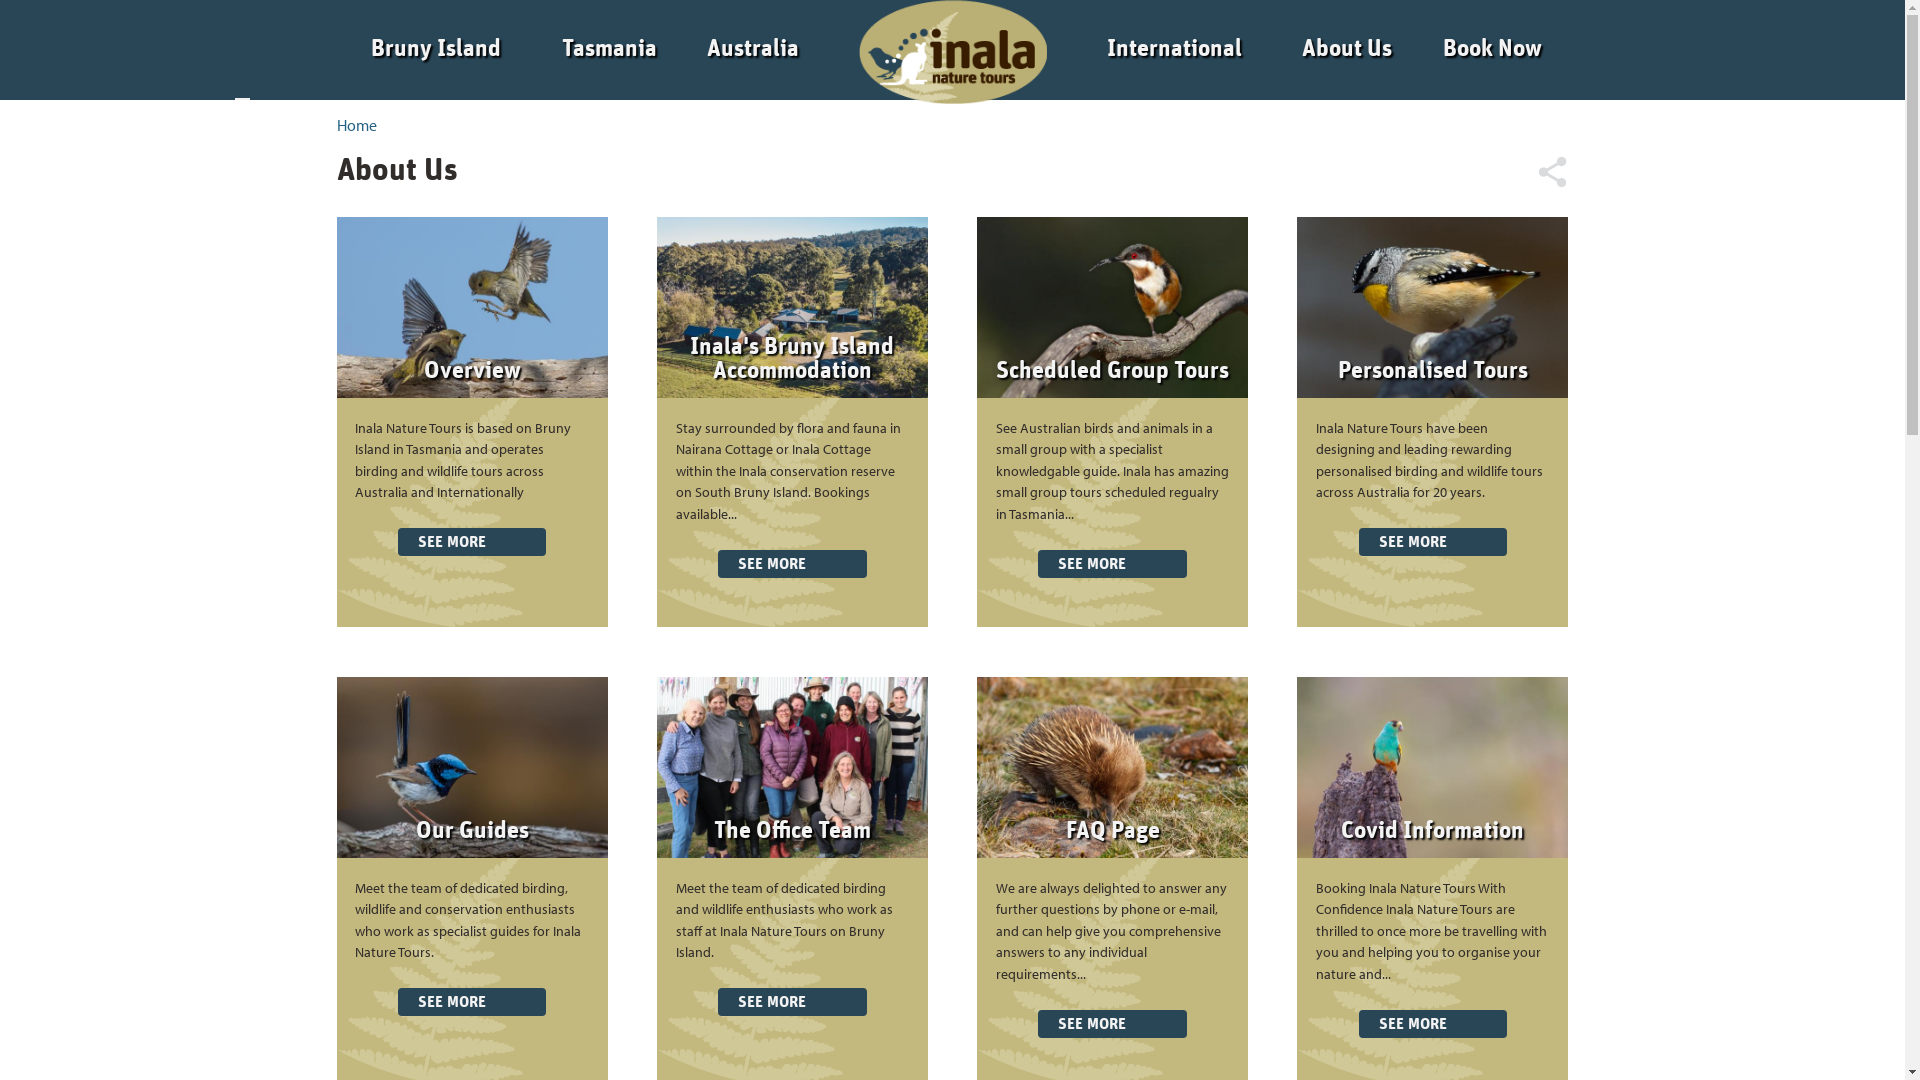 This screenshot has height=1080, width=1920. Describe the element at coordinates (1492, 48) in the screenshot. I see `'Book Now'` at that location.